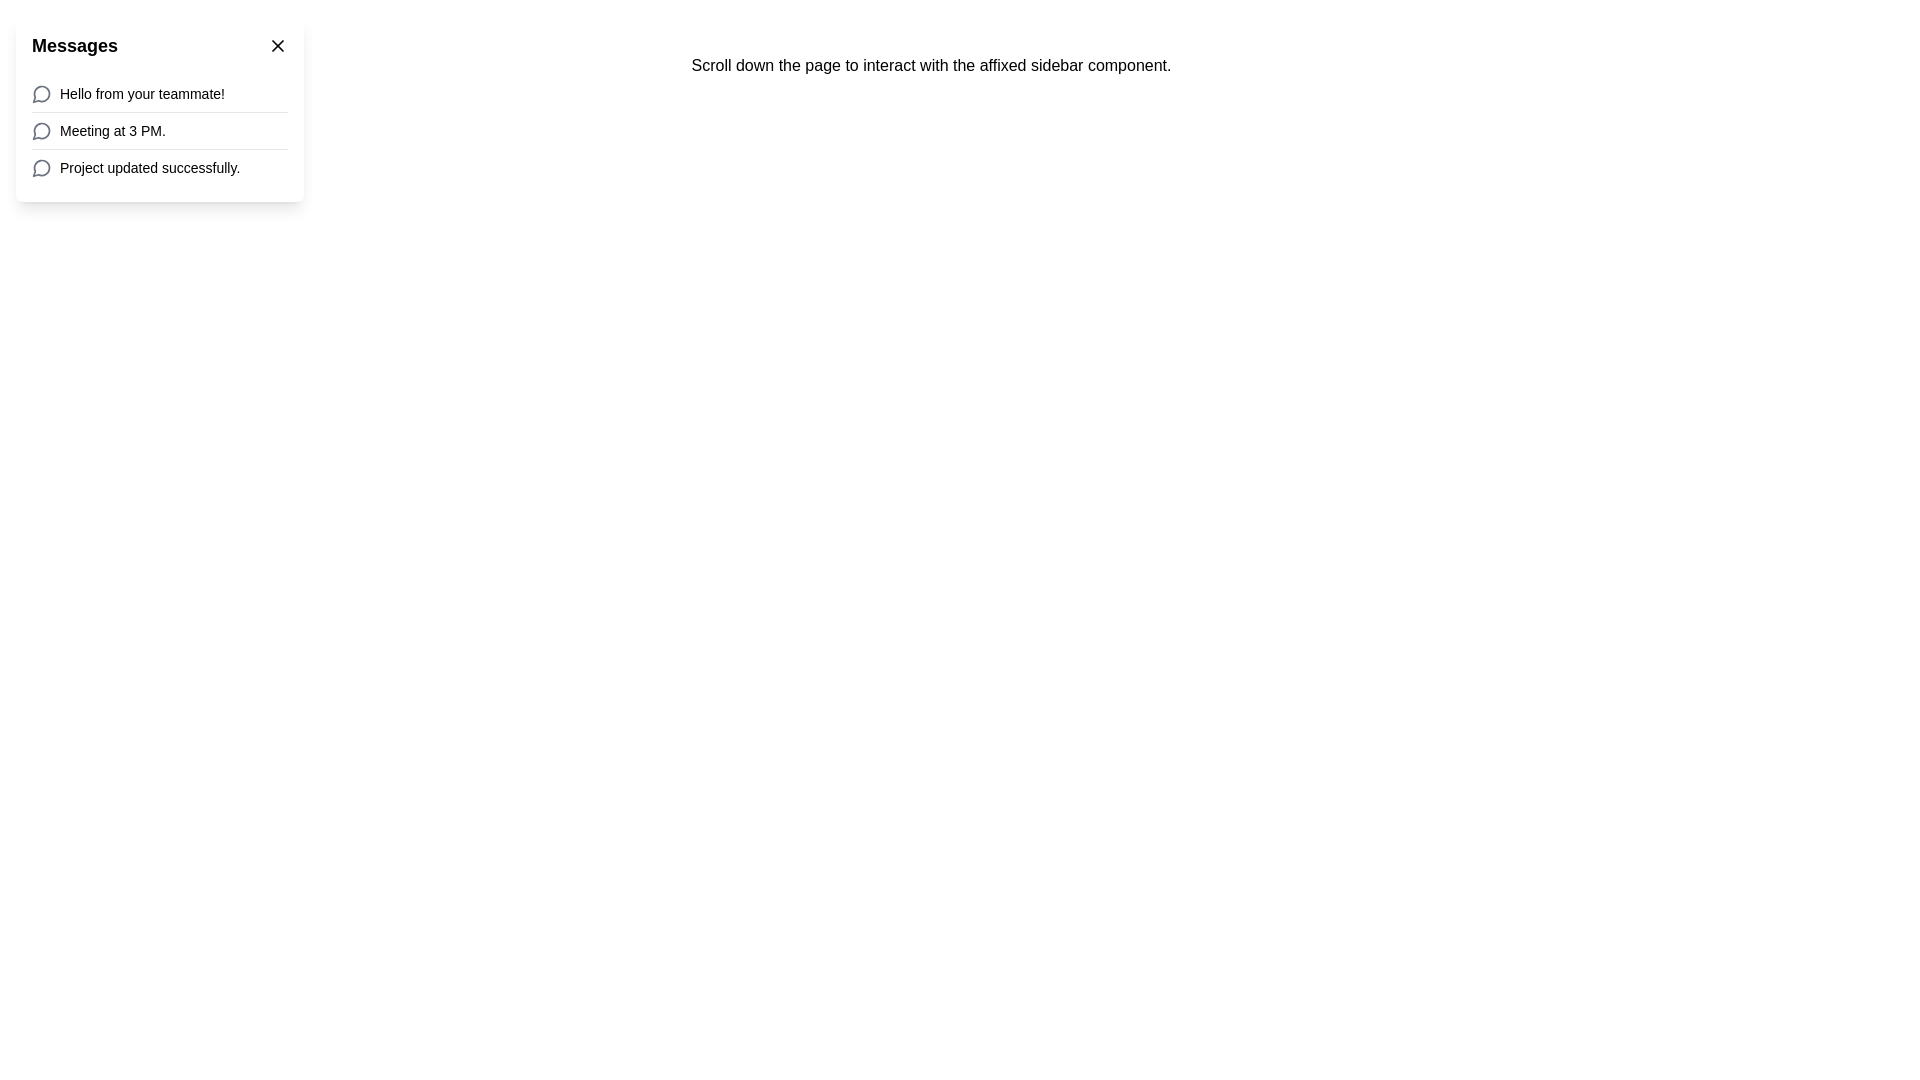 This screenshot has height=1080, width=1920. What do you see at coordinates (158, 93) in the screenshot?
I see `the Notification Message displaying 'Hello from your teammate!'` at bounding box center [158, 93].